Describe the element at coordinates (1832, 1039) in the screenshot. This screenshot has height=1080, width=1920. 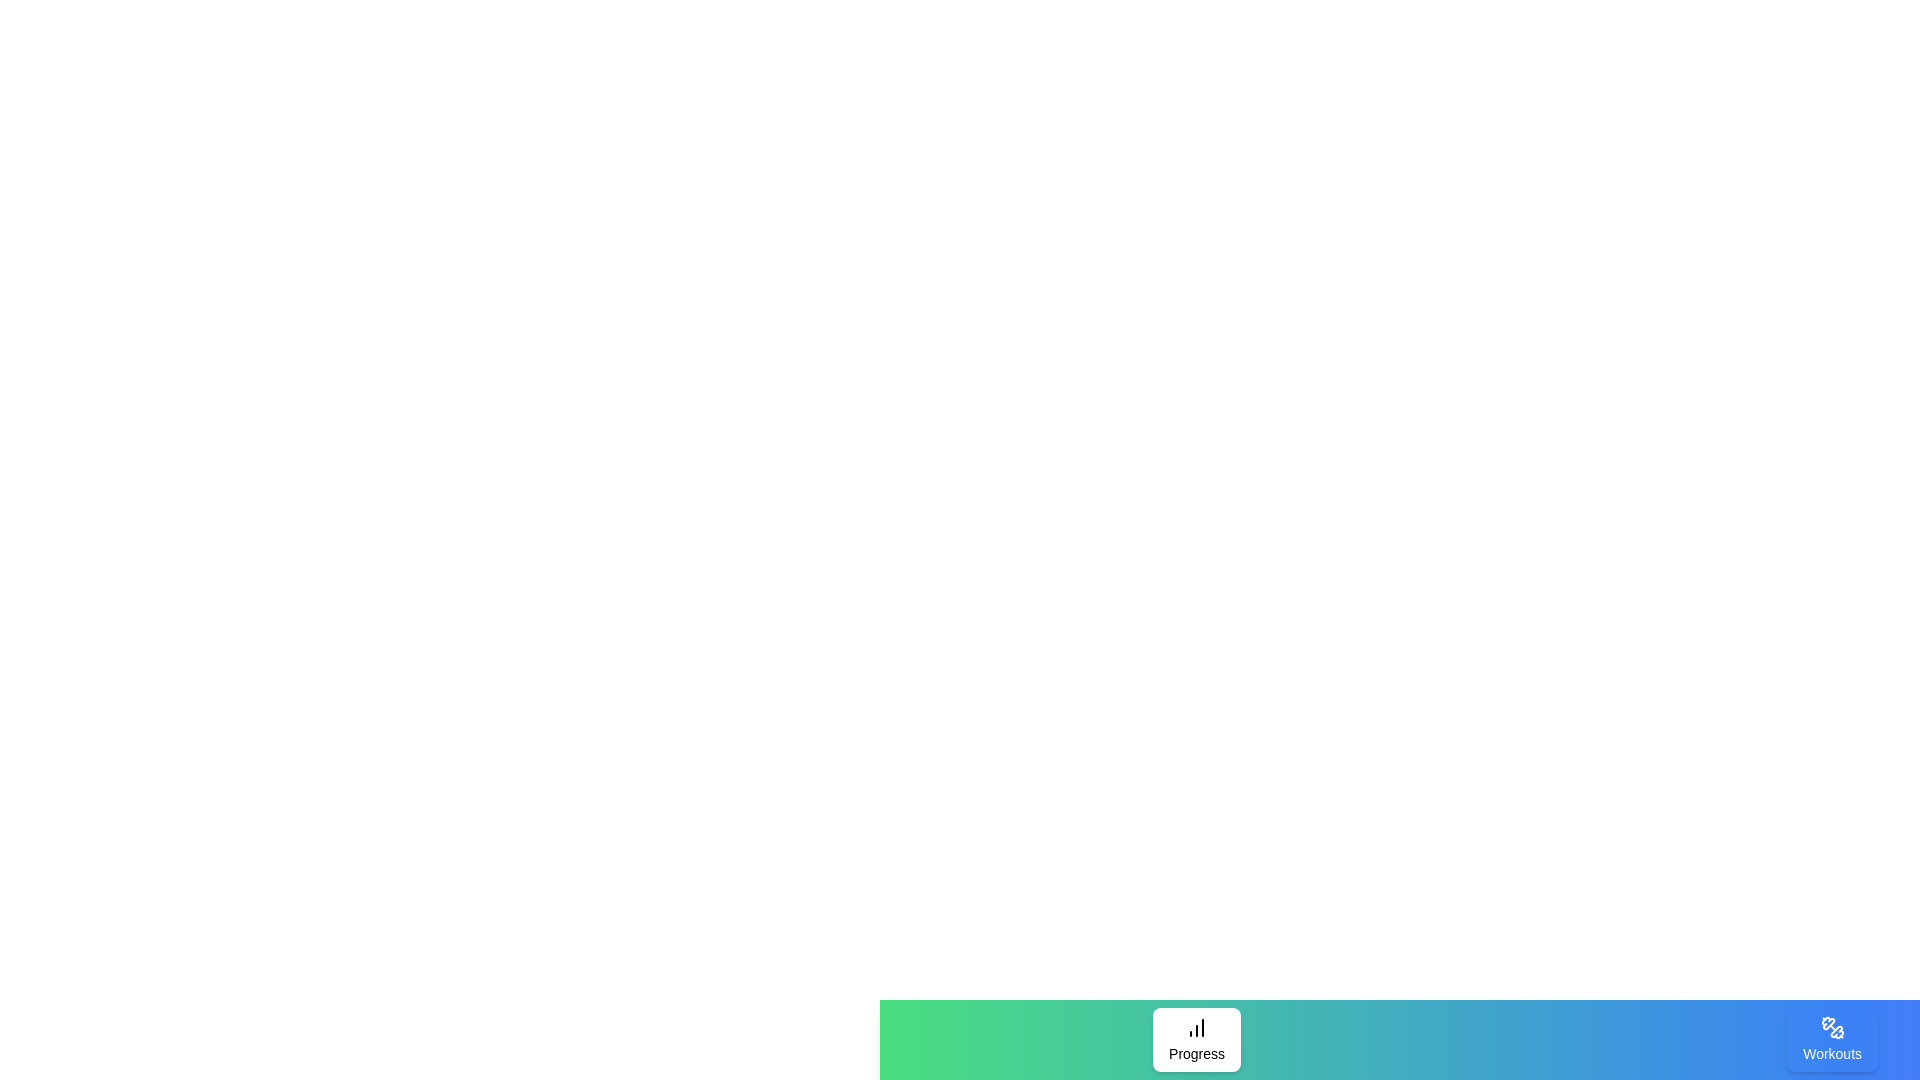
I see `the Workouts tab in the navigation bar` at that location.